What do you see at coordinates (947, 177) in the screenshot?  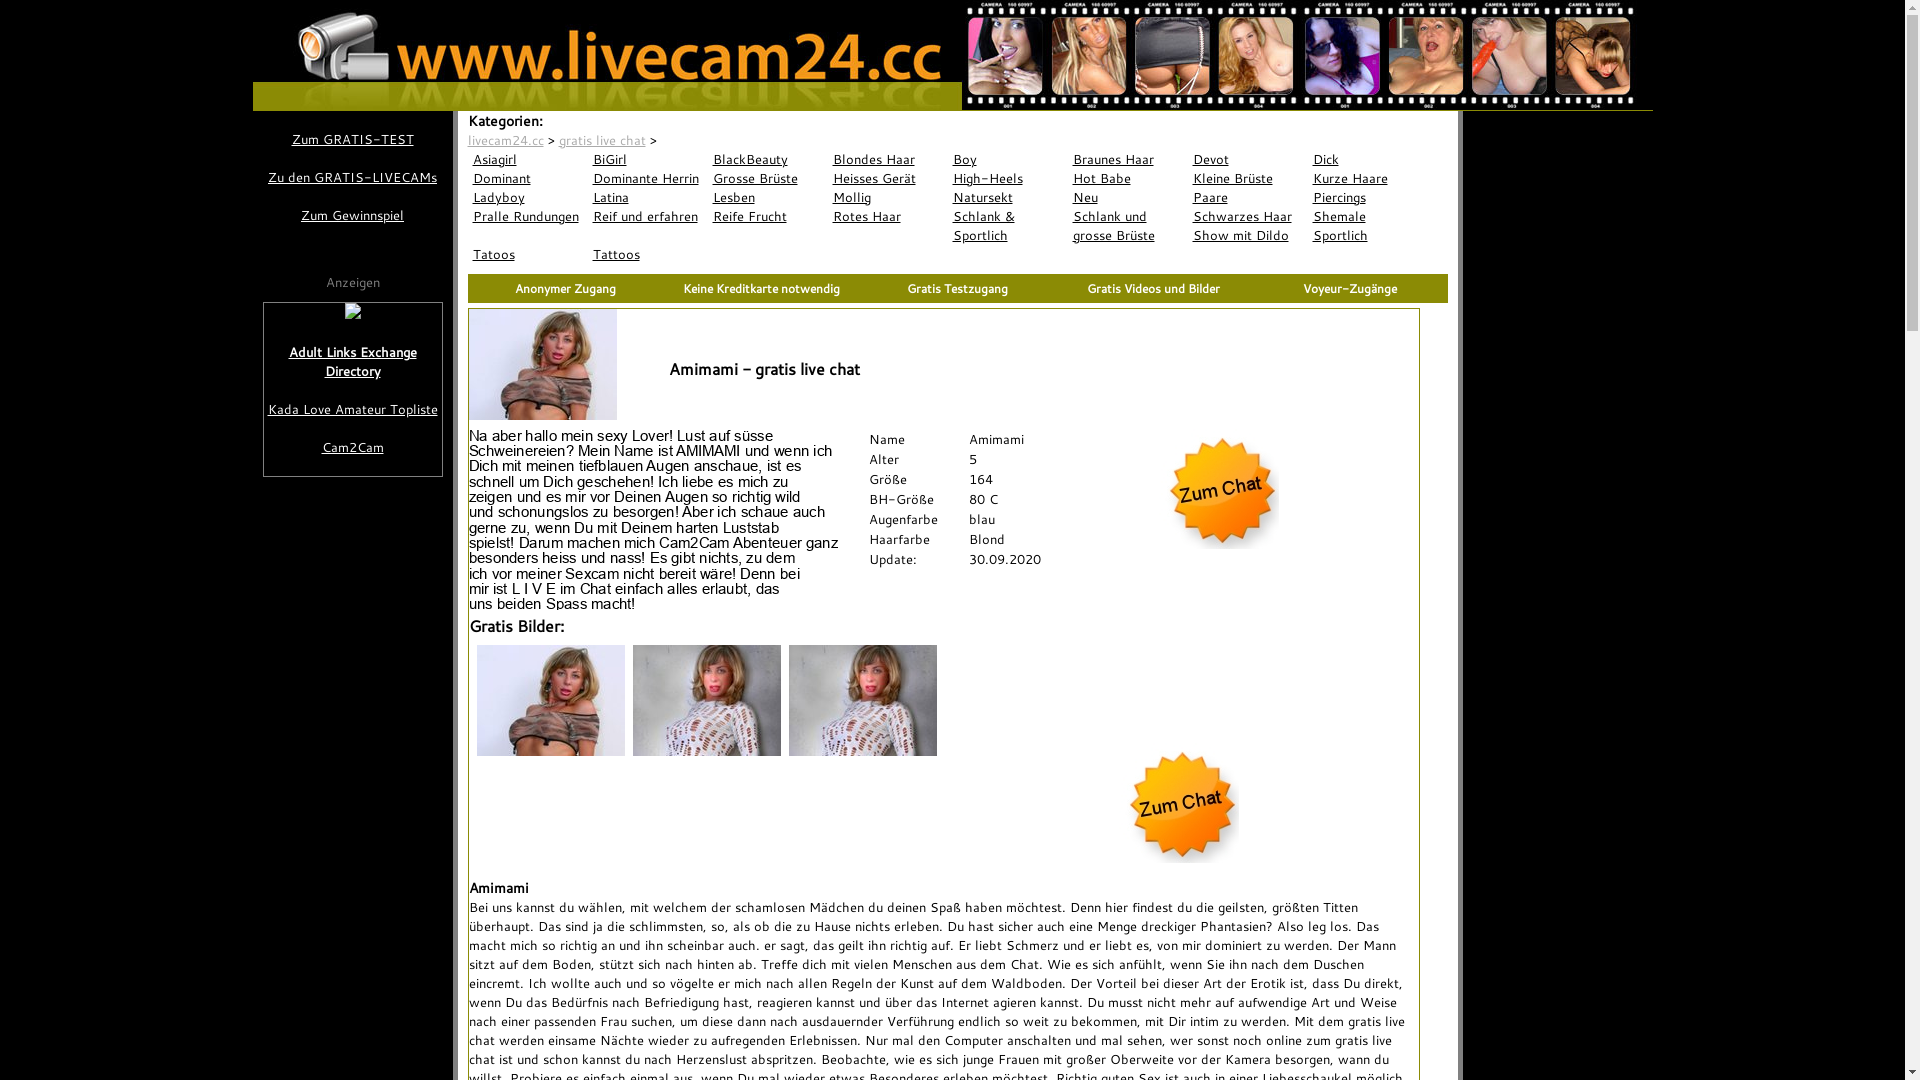 I see `'High-Heels'` at bounding box center [947, 177].